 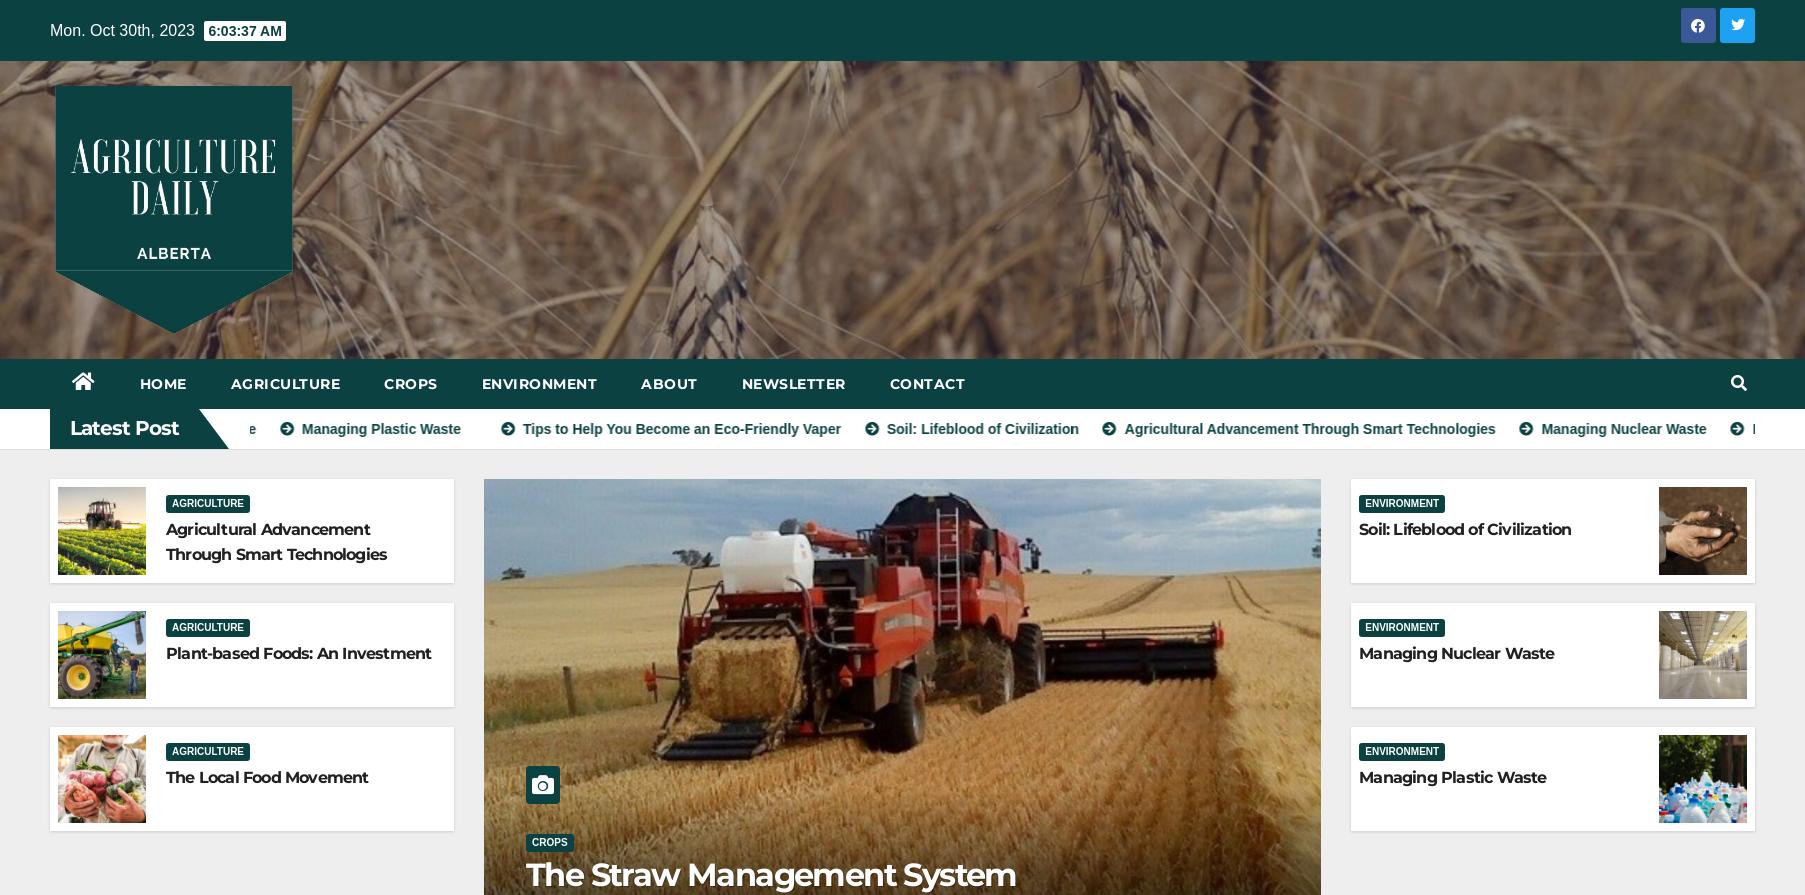 I want to click on 'Contact', so click(x=927, y=382).